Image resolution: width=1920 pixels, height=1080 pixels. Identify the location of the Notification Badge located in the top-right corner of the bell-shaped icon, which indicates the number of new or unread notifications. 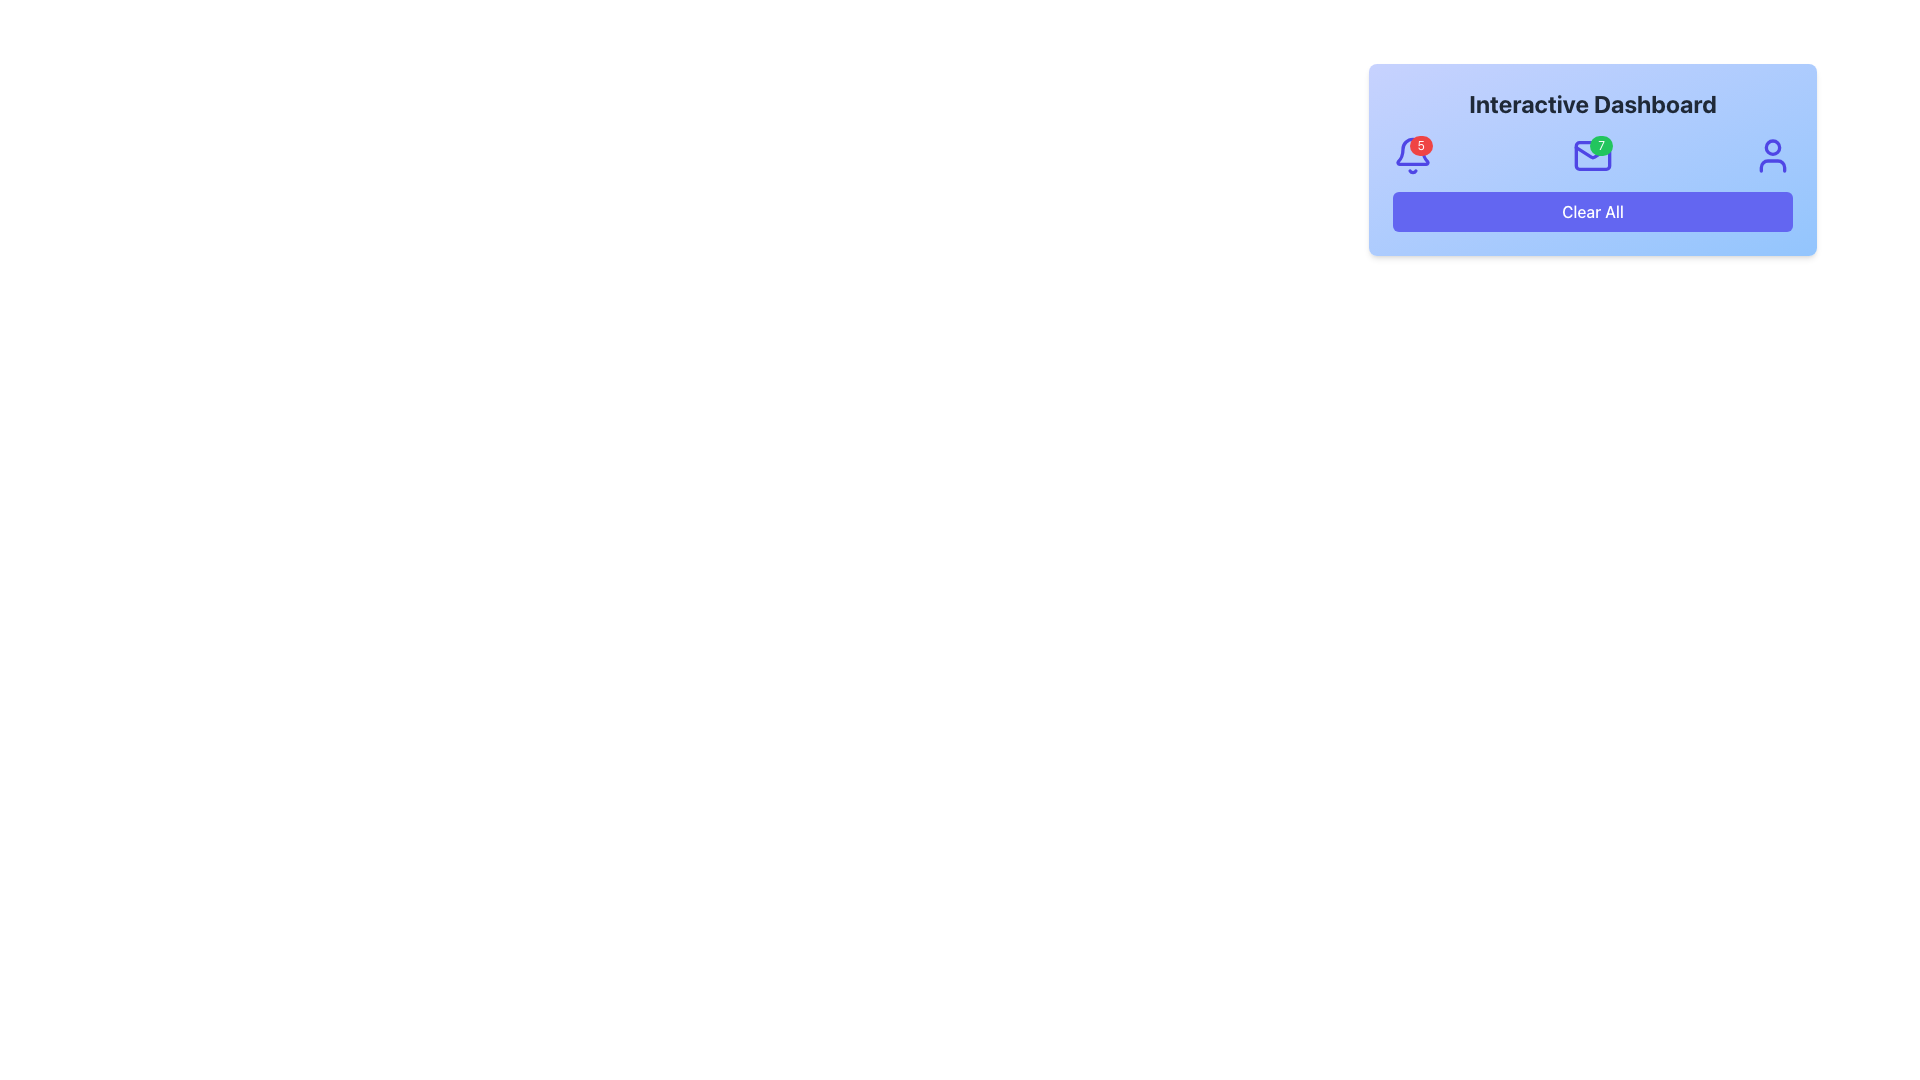
(1420, 145).